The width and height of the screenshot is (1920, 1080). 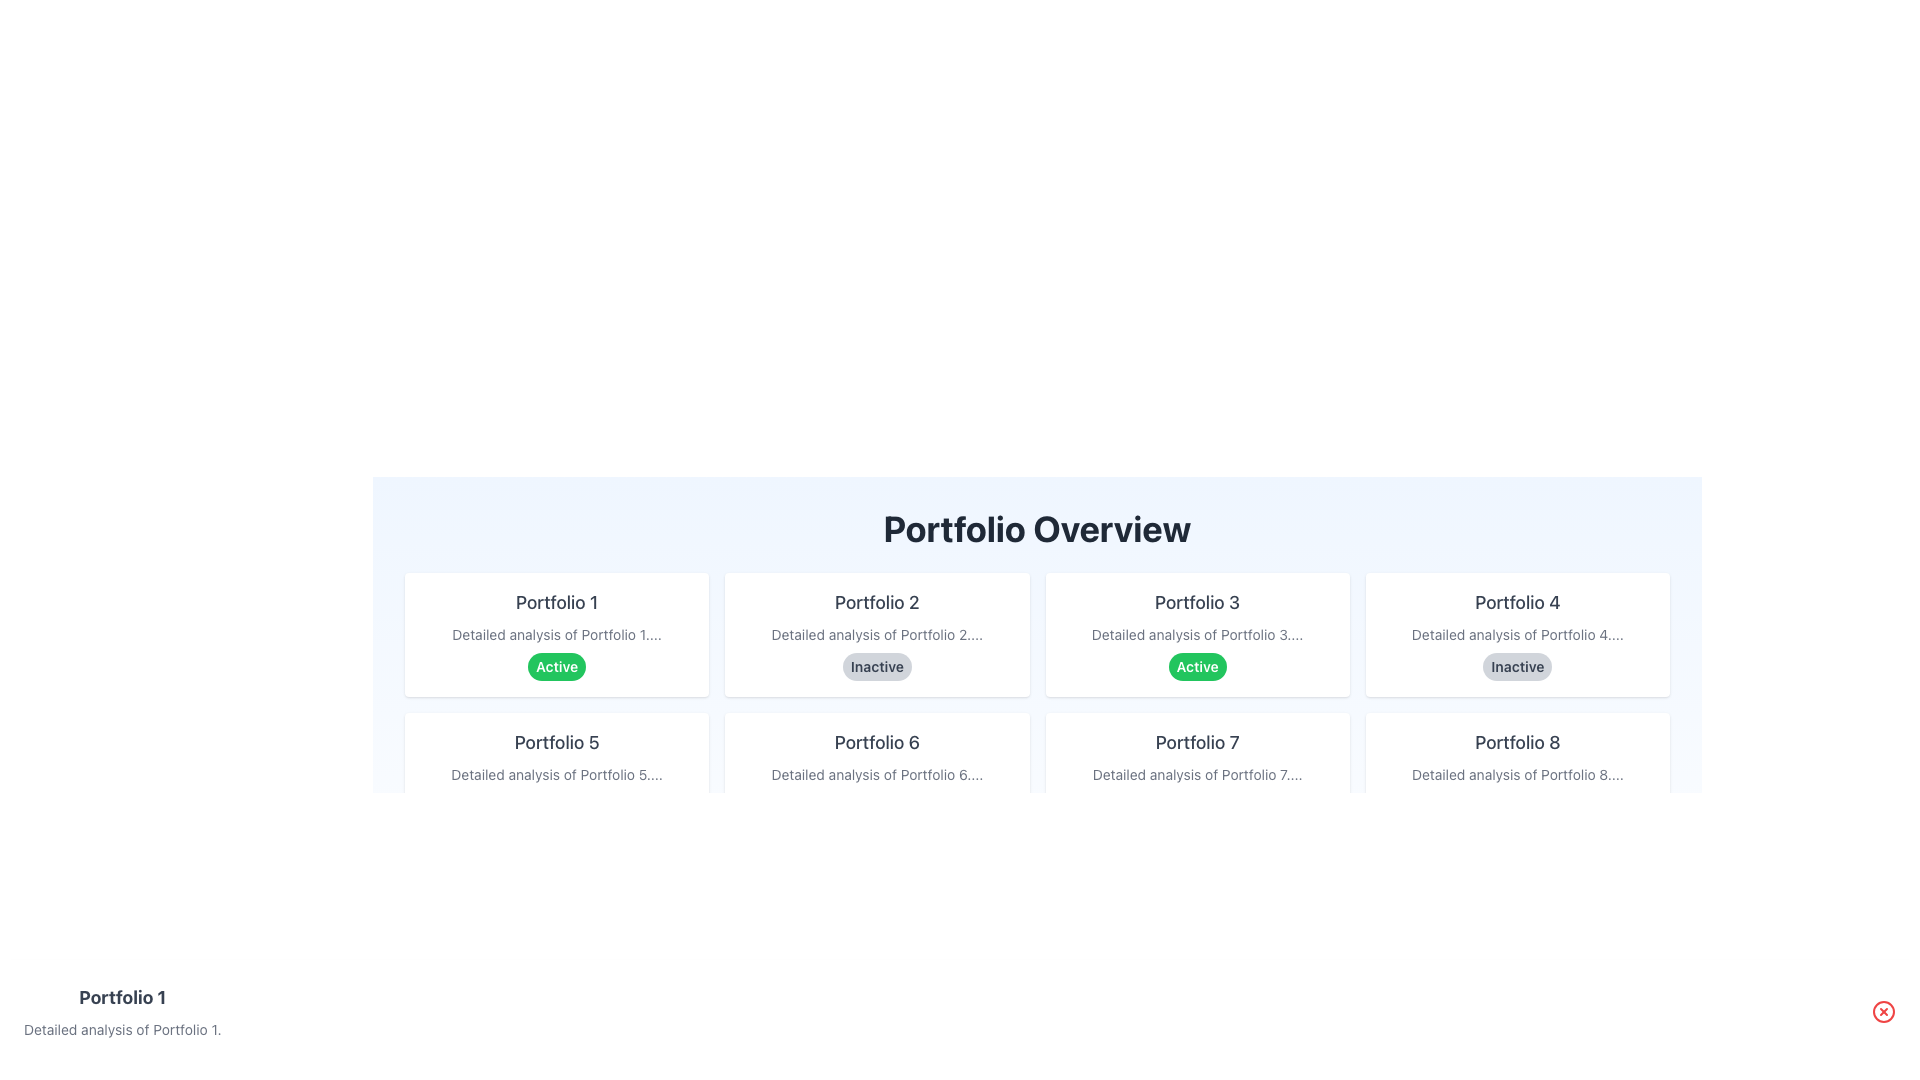 I want to click on the text label that reads 'Detailed analysis of Portfolio 7....', which is positioned below the 'Portfolio 7' title and above the green 'Active' badge in the card layout, so click(x=1197, y=774).